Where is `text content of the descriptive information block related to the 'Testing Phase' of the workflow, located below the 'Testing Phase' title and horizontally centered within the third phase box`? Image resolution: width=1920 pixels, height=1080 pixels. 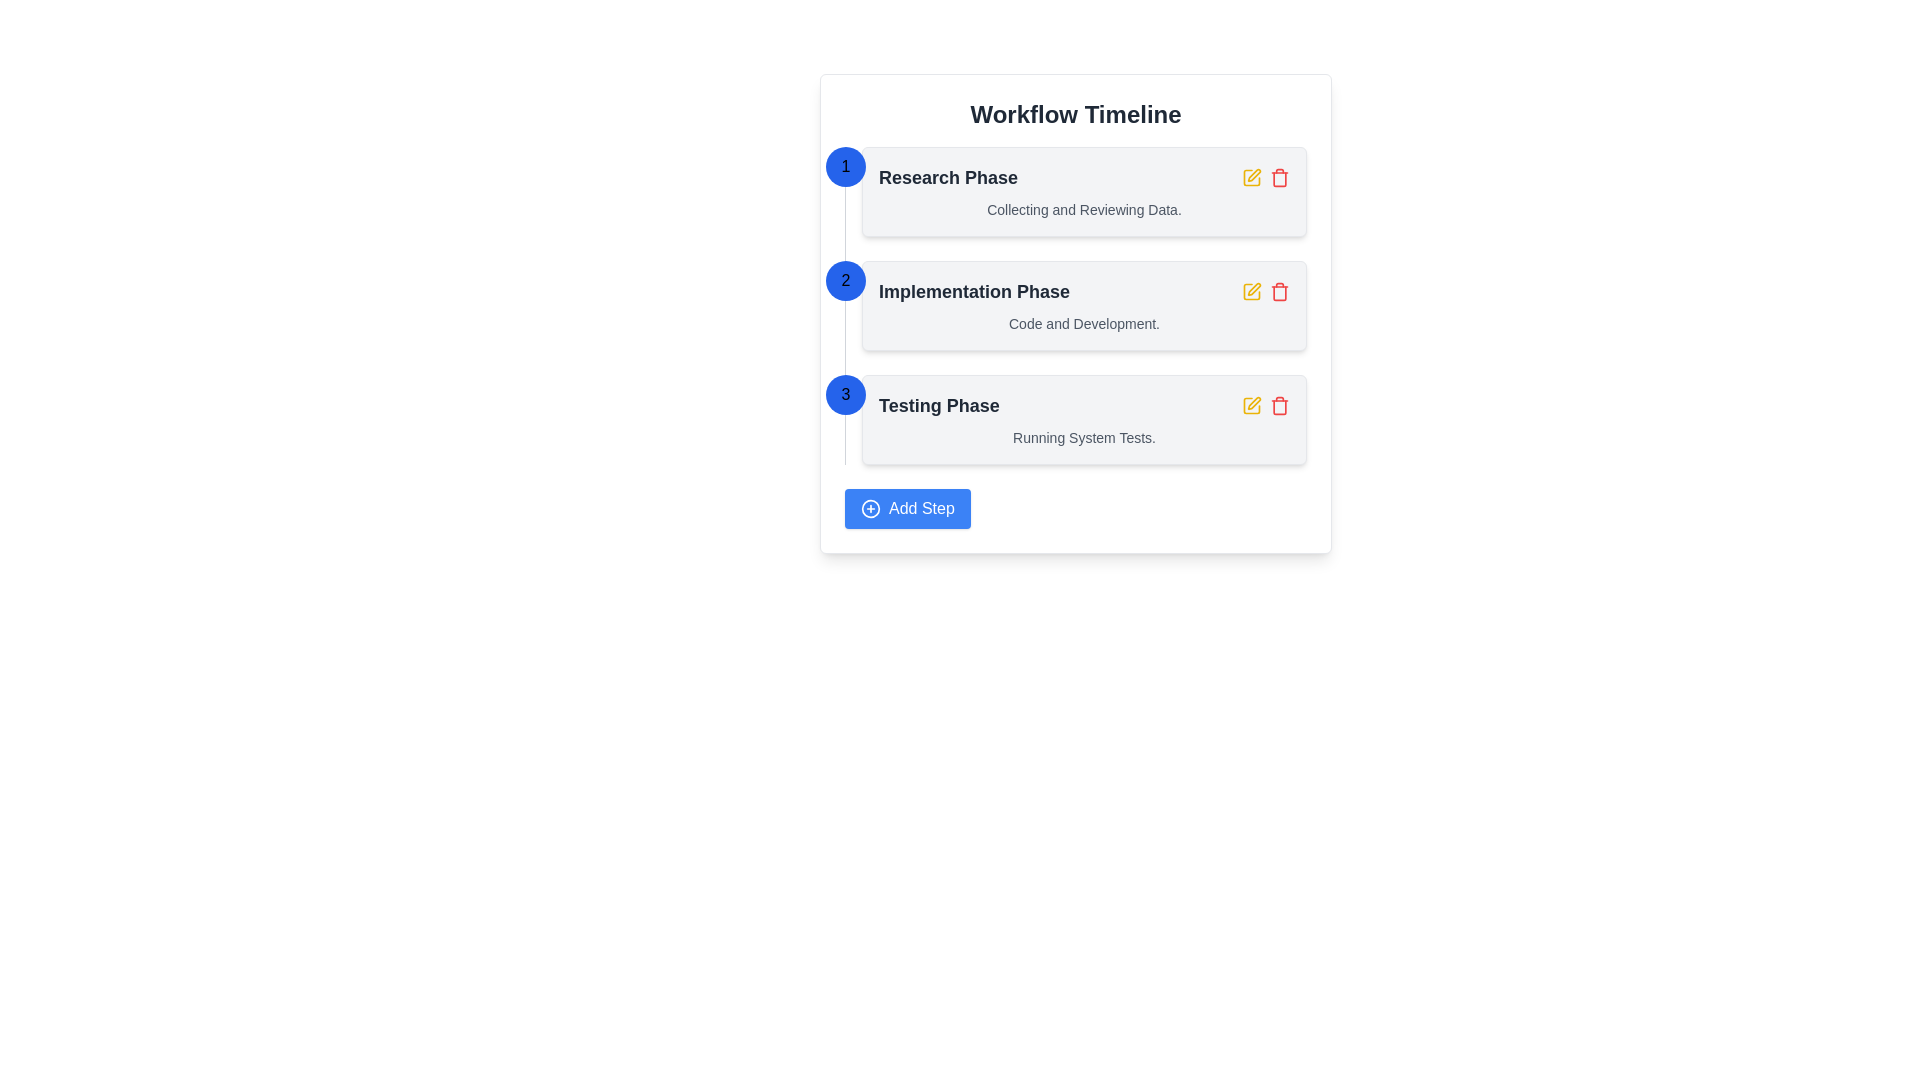 text content of the descriptive information block related to the 'Testing Phase' of the workflow, located below the 'Testing Phase' title and horizontally centered within the third phase box is located at coordinates (1083, 437).